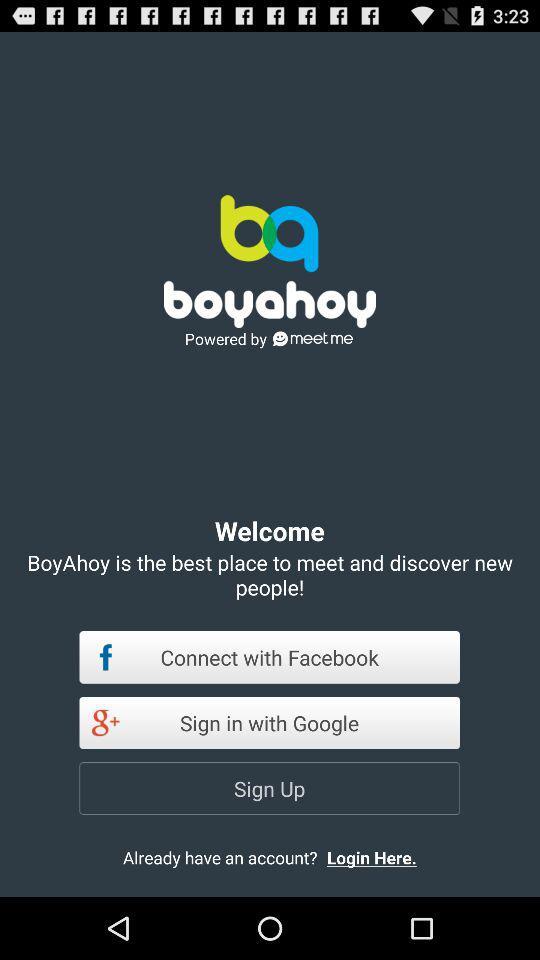  Describe the element at coordinates (388, 856) in the screenshot. I see `icon below the sign up` at that location.